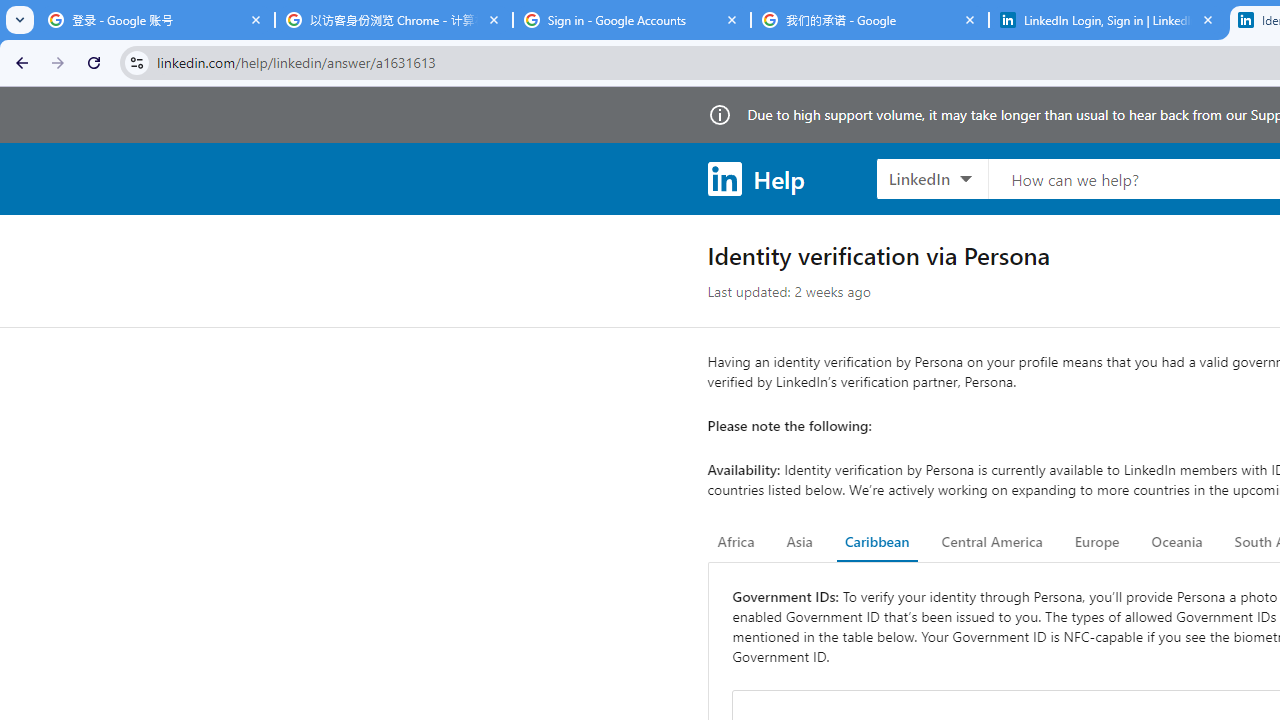 Image resolution: width=1280 pixels, height=720 pixels. I want to click on 'Caribbean', so click(876, 542).